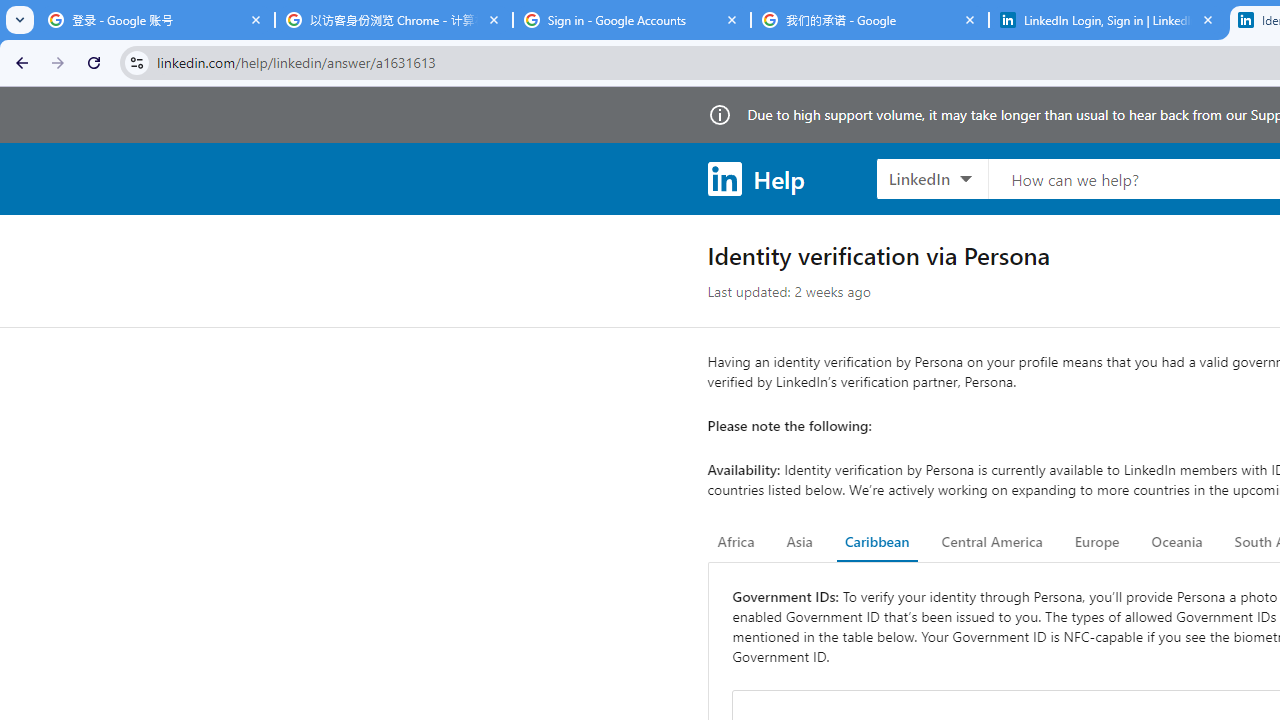 Image resolution: width=1280 pixels, height=720 pixels. I want to click on 'Caribbean', so click(876, 542).